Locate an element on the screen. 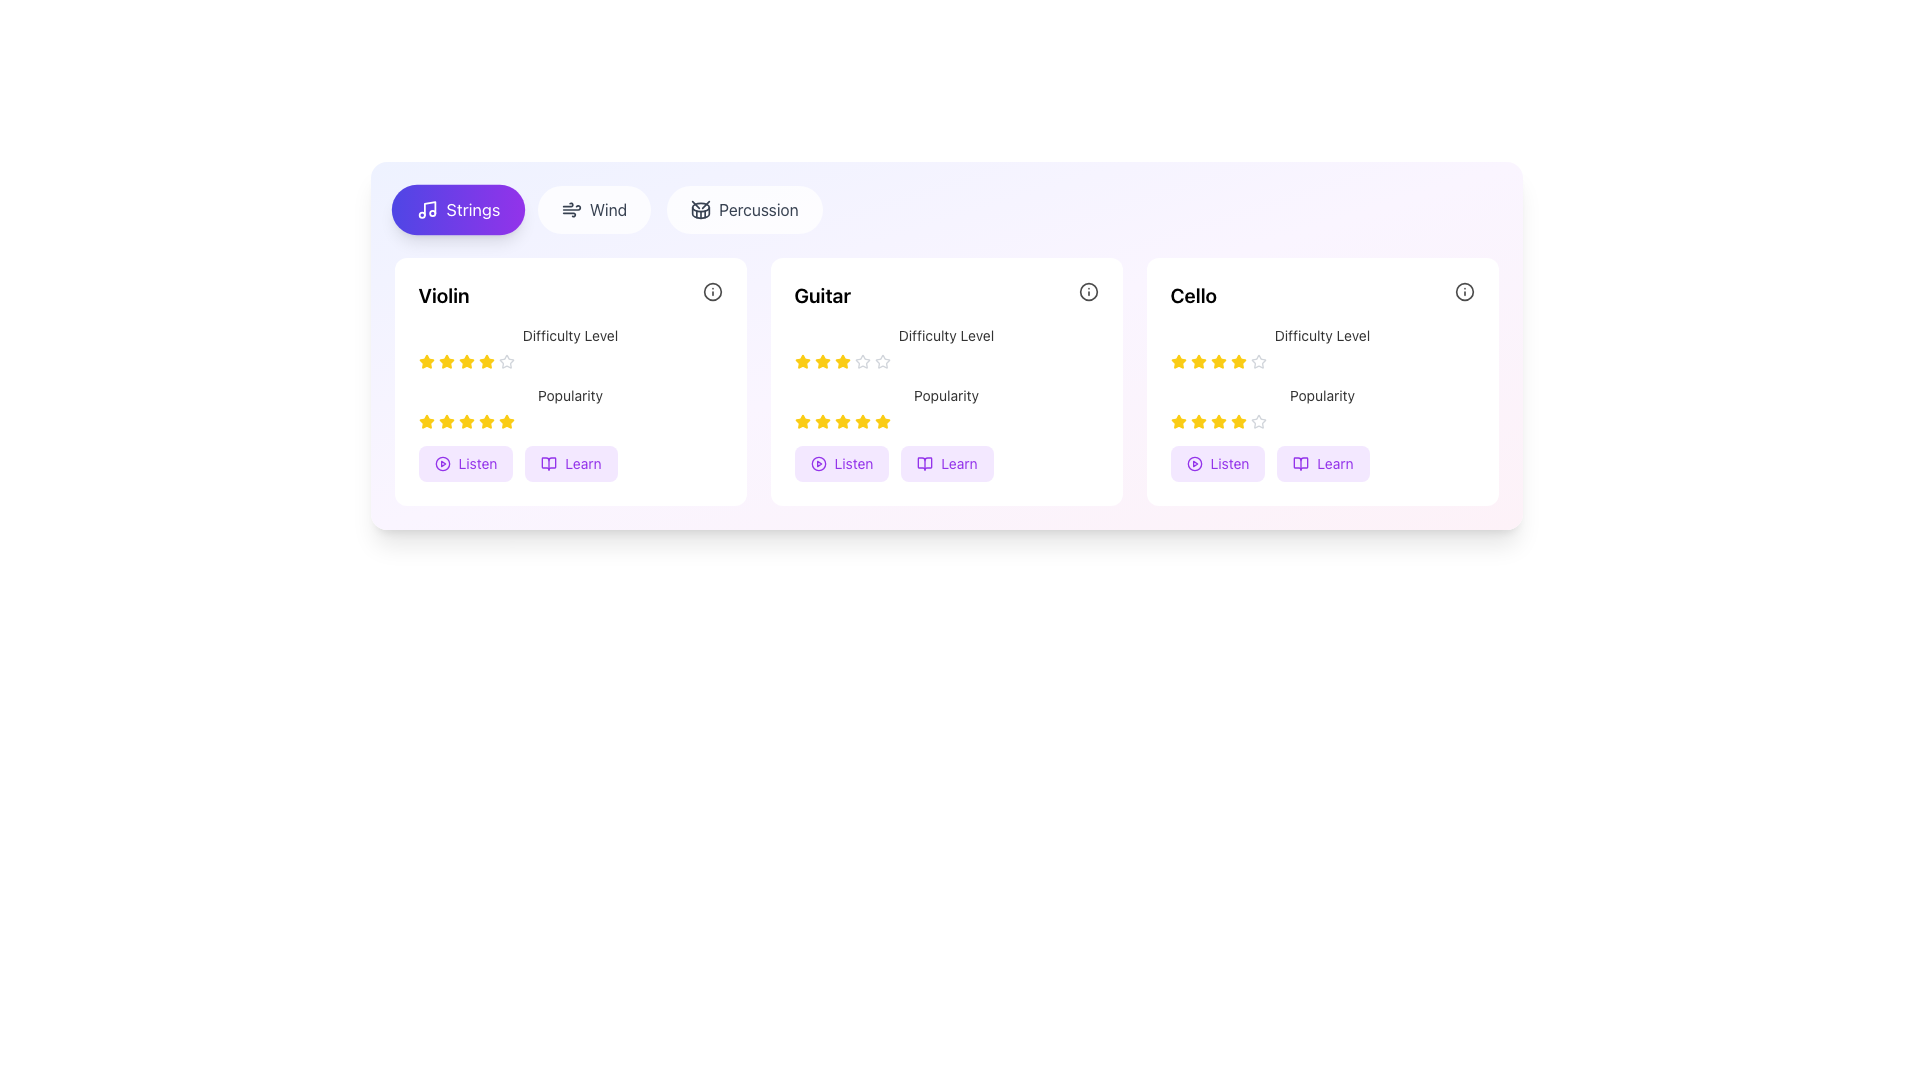 This screenshot has height=1080, width=1920. the circular play icon within the 'Listen' button on the second card ('Guitar') is located at coordinates (818, 463).